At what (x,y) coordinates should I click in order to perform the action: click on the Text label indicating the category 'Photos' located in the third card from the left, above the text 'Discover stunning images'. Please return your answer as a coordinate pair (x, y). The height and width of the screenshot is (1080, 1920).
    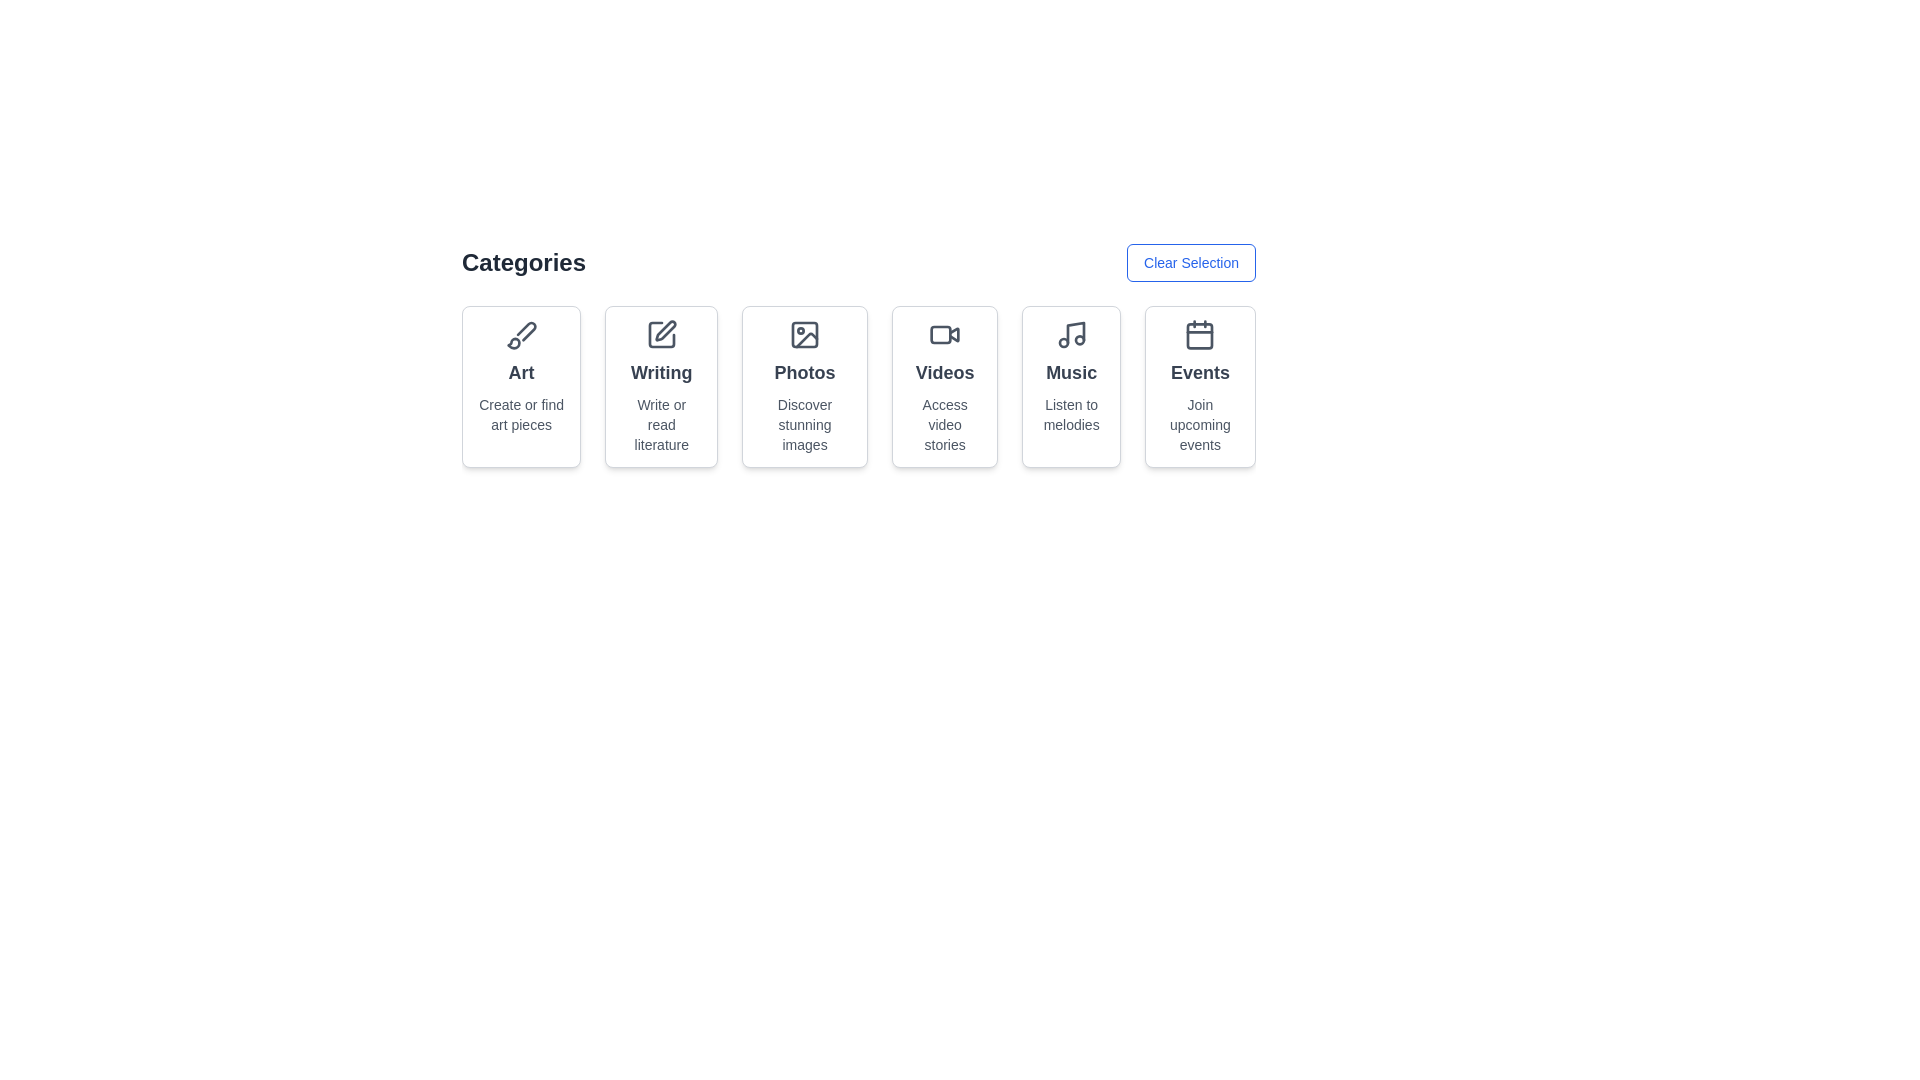
    Looking at the image, I should click on (805, 373).